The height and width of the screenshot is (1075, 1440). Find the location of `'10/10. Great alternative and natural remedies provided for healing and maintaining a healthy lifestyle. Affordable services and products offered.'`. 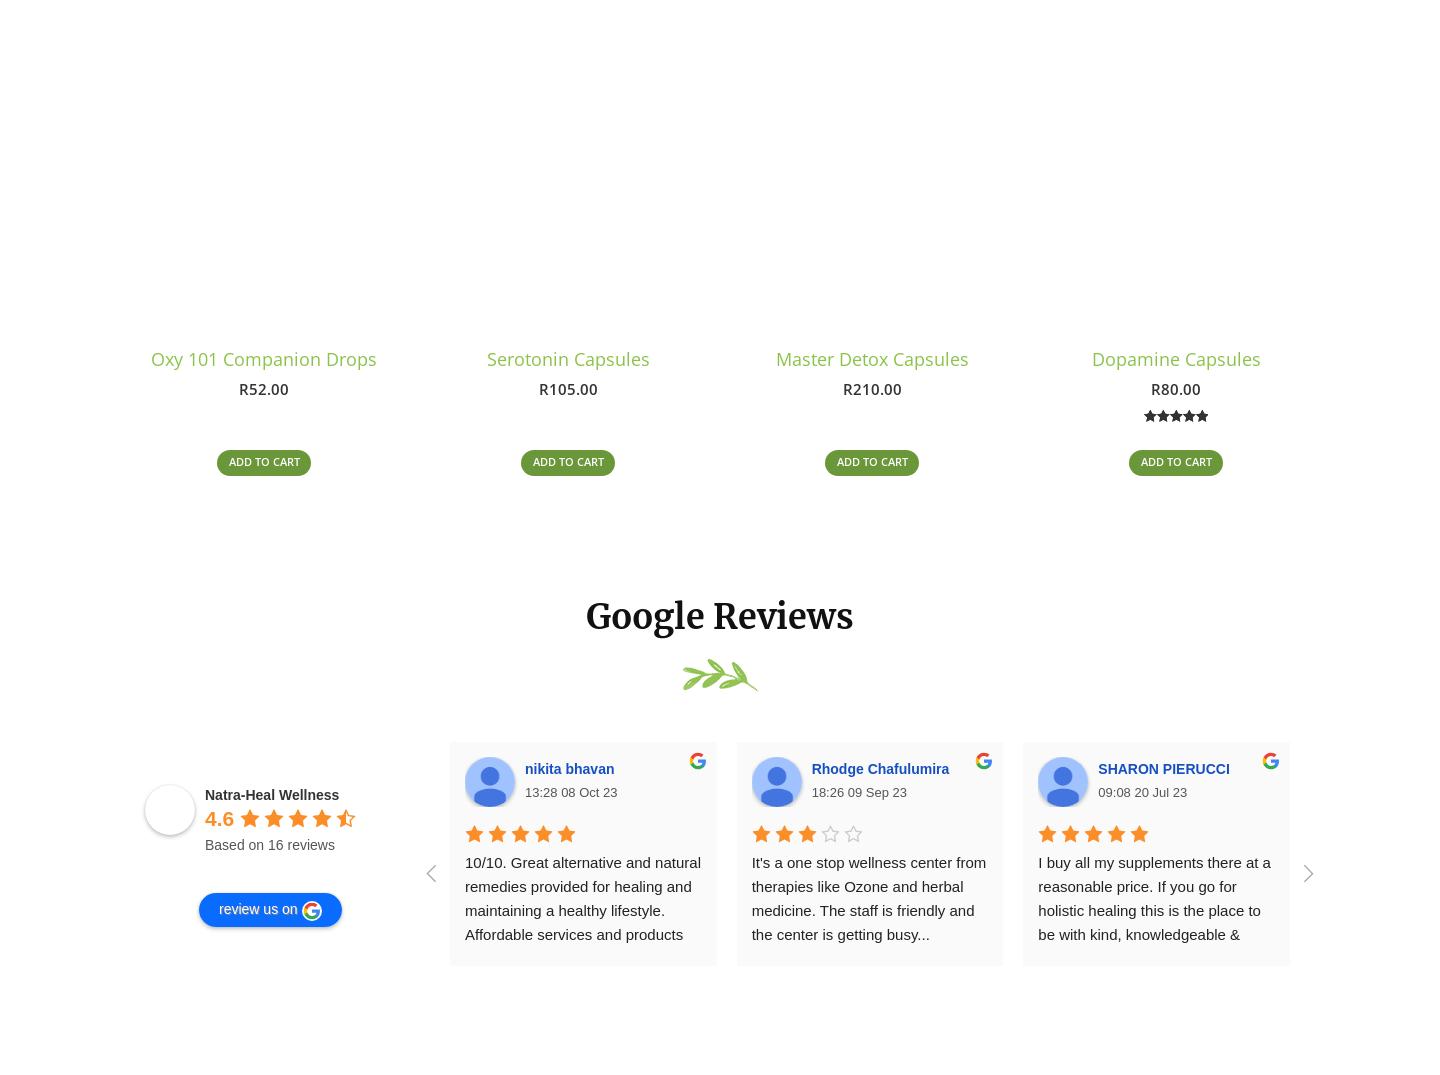

'10/10. Great alternative and natural remedies provided for healing and maintaining a healthy lifestyle. Affordable services and products offered.' is located at coordinates (584, 917).